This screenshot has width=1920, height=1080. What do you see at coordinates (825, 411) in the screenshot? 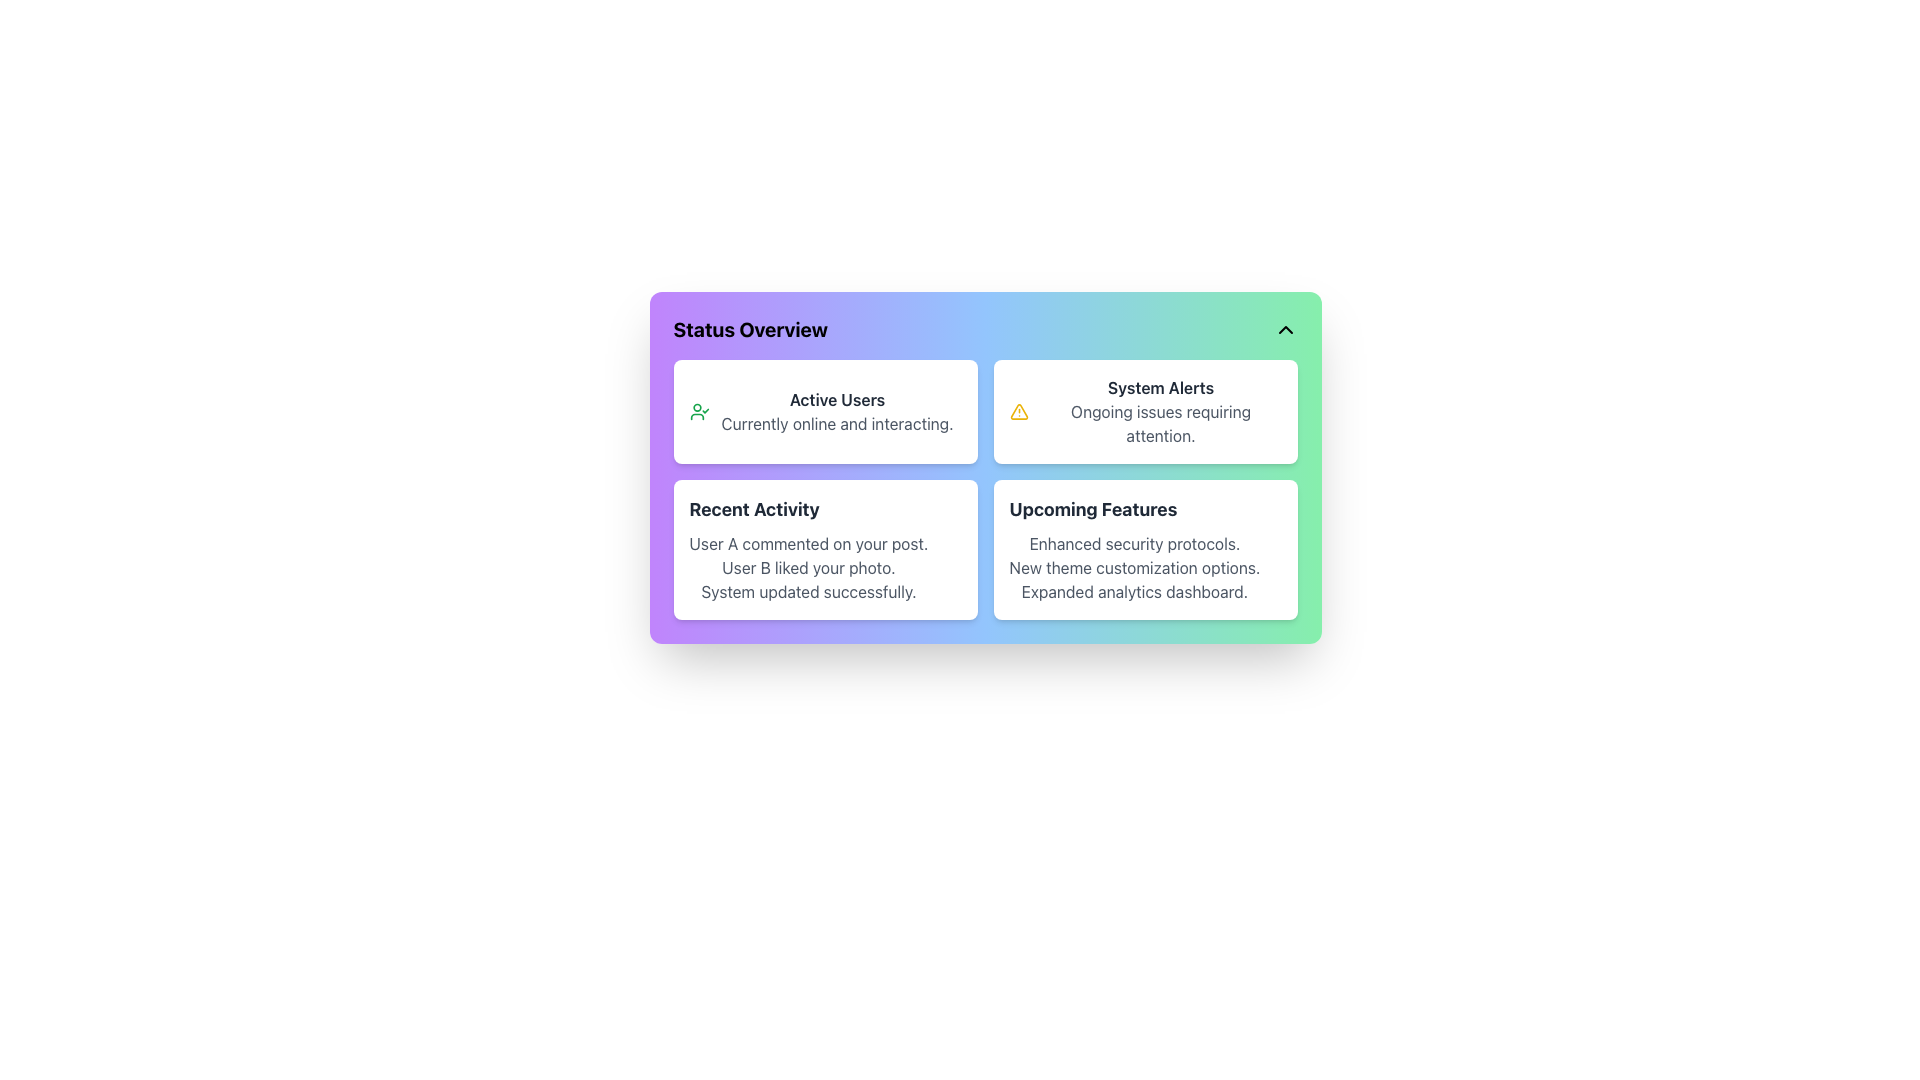
I see `the Informational Card displaying the status or count of active users, located in the top-left of the grid layout` at bounding box center [825, 411].